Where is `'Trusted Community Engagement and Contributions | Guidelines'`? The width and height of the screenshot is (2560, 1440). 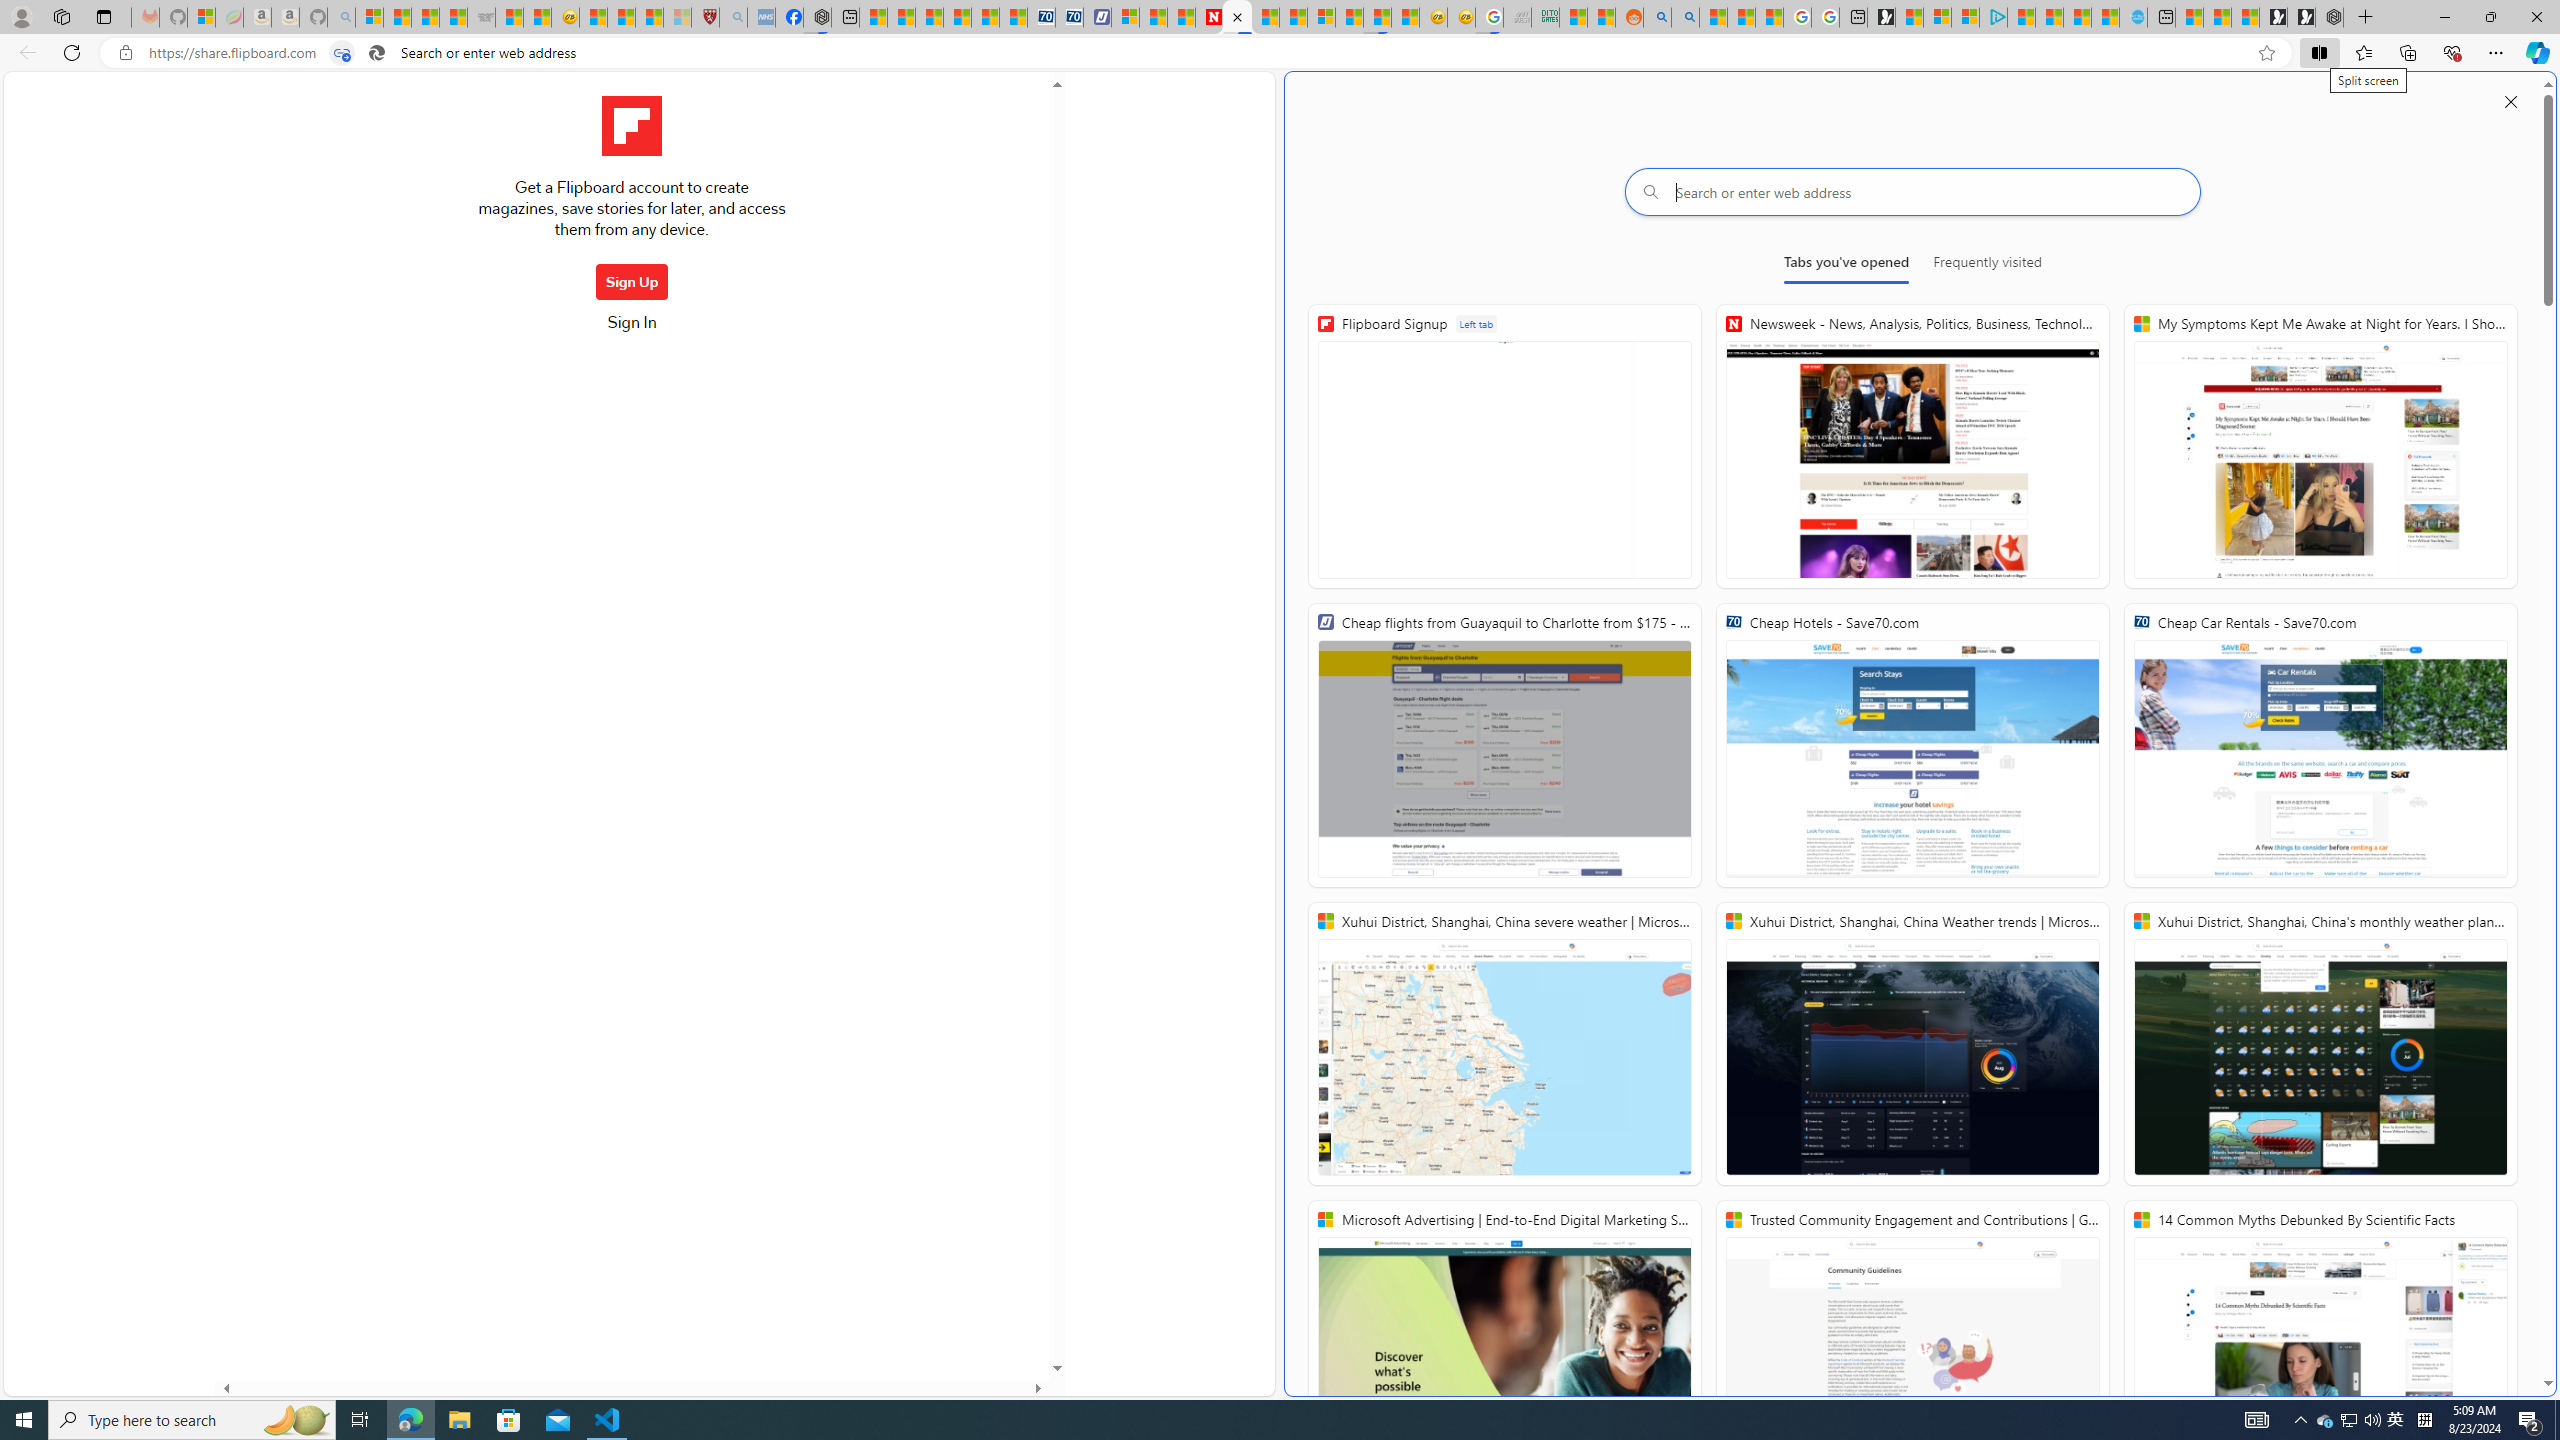
'Trusted Community Engagement and Contributions | Guidelines' is located at coordinates (1912, 1341).